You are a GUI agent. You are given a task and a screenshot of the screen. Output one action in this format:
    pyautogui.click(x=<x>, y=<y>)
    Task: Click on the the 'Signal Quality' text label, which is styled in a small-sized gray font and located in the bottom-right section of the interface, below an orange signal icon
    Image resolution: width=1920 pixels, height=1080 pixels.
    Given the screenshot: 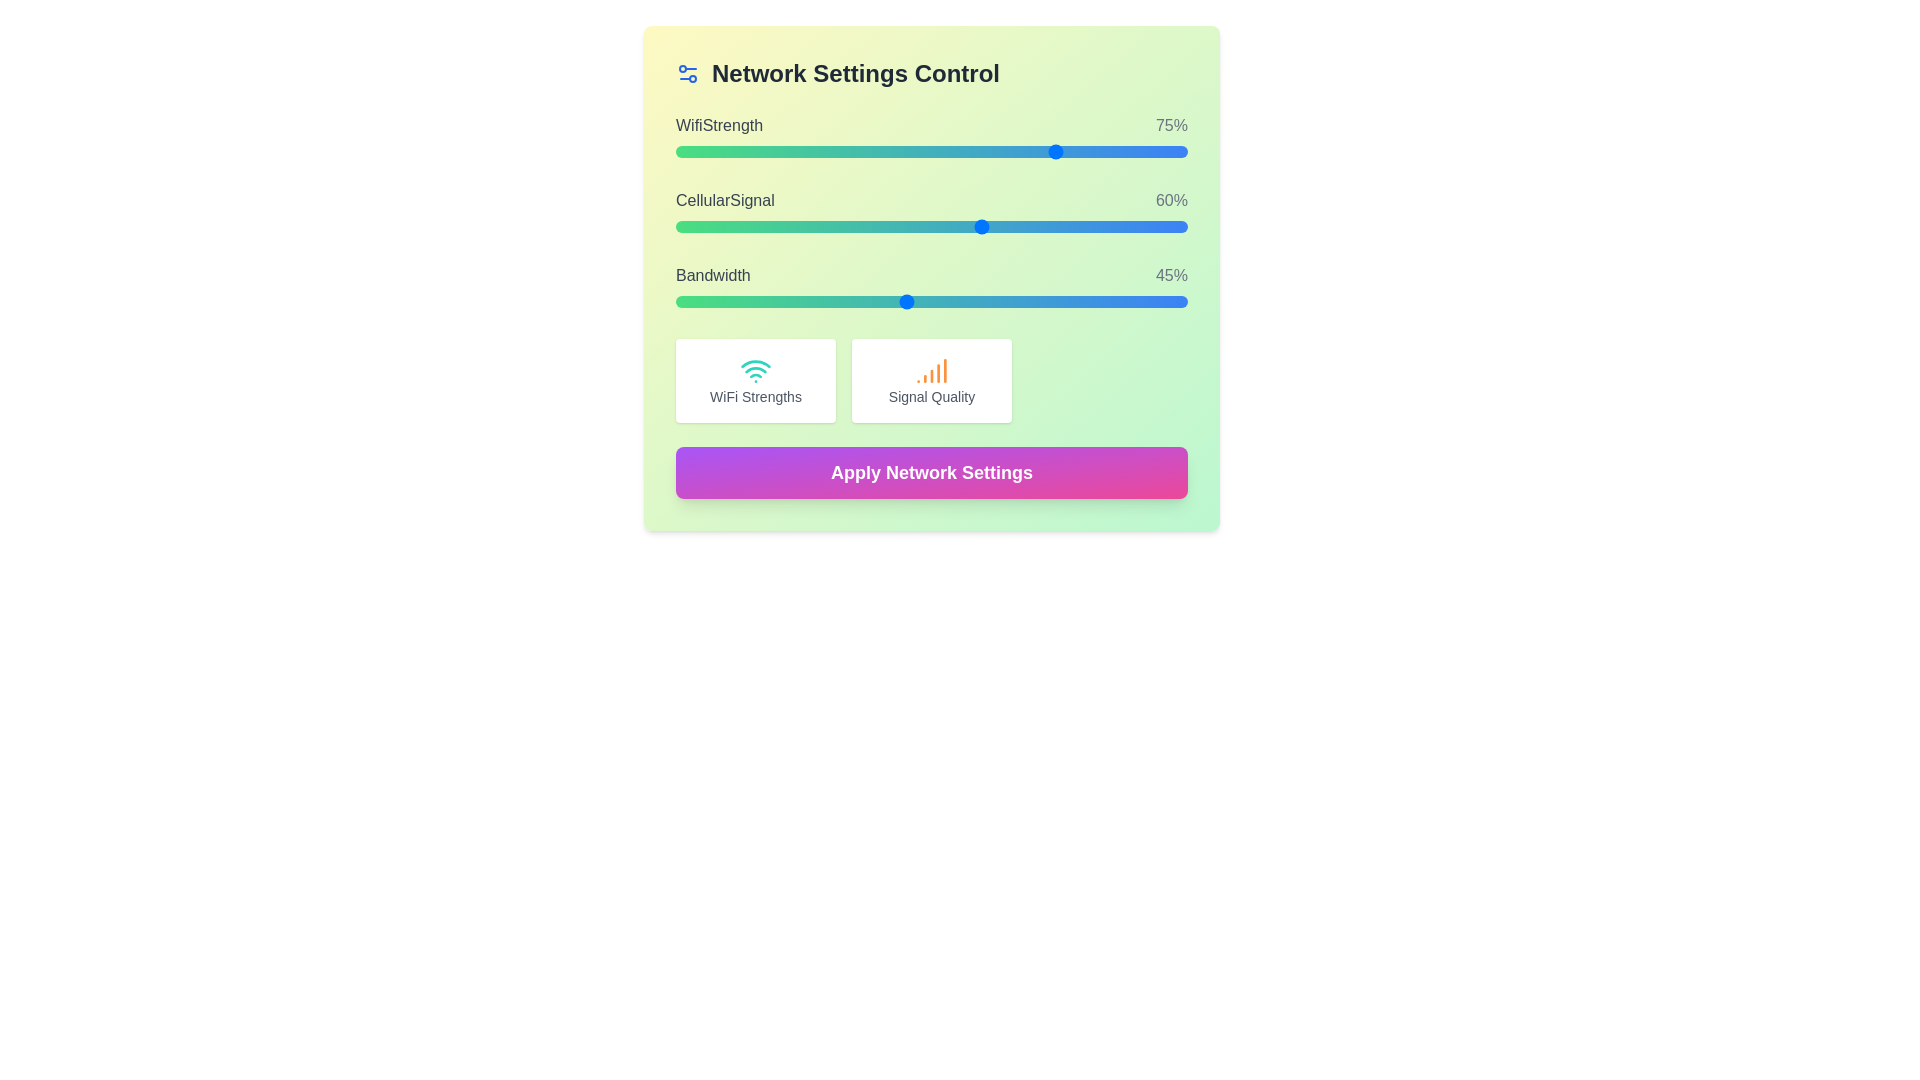 What is the action you would take?
    pyautogui.click(x=930, y=397)
    